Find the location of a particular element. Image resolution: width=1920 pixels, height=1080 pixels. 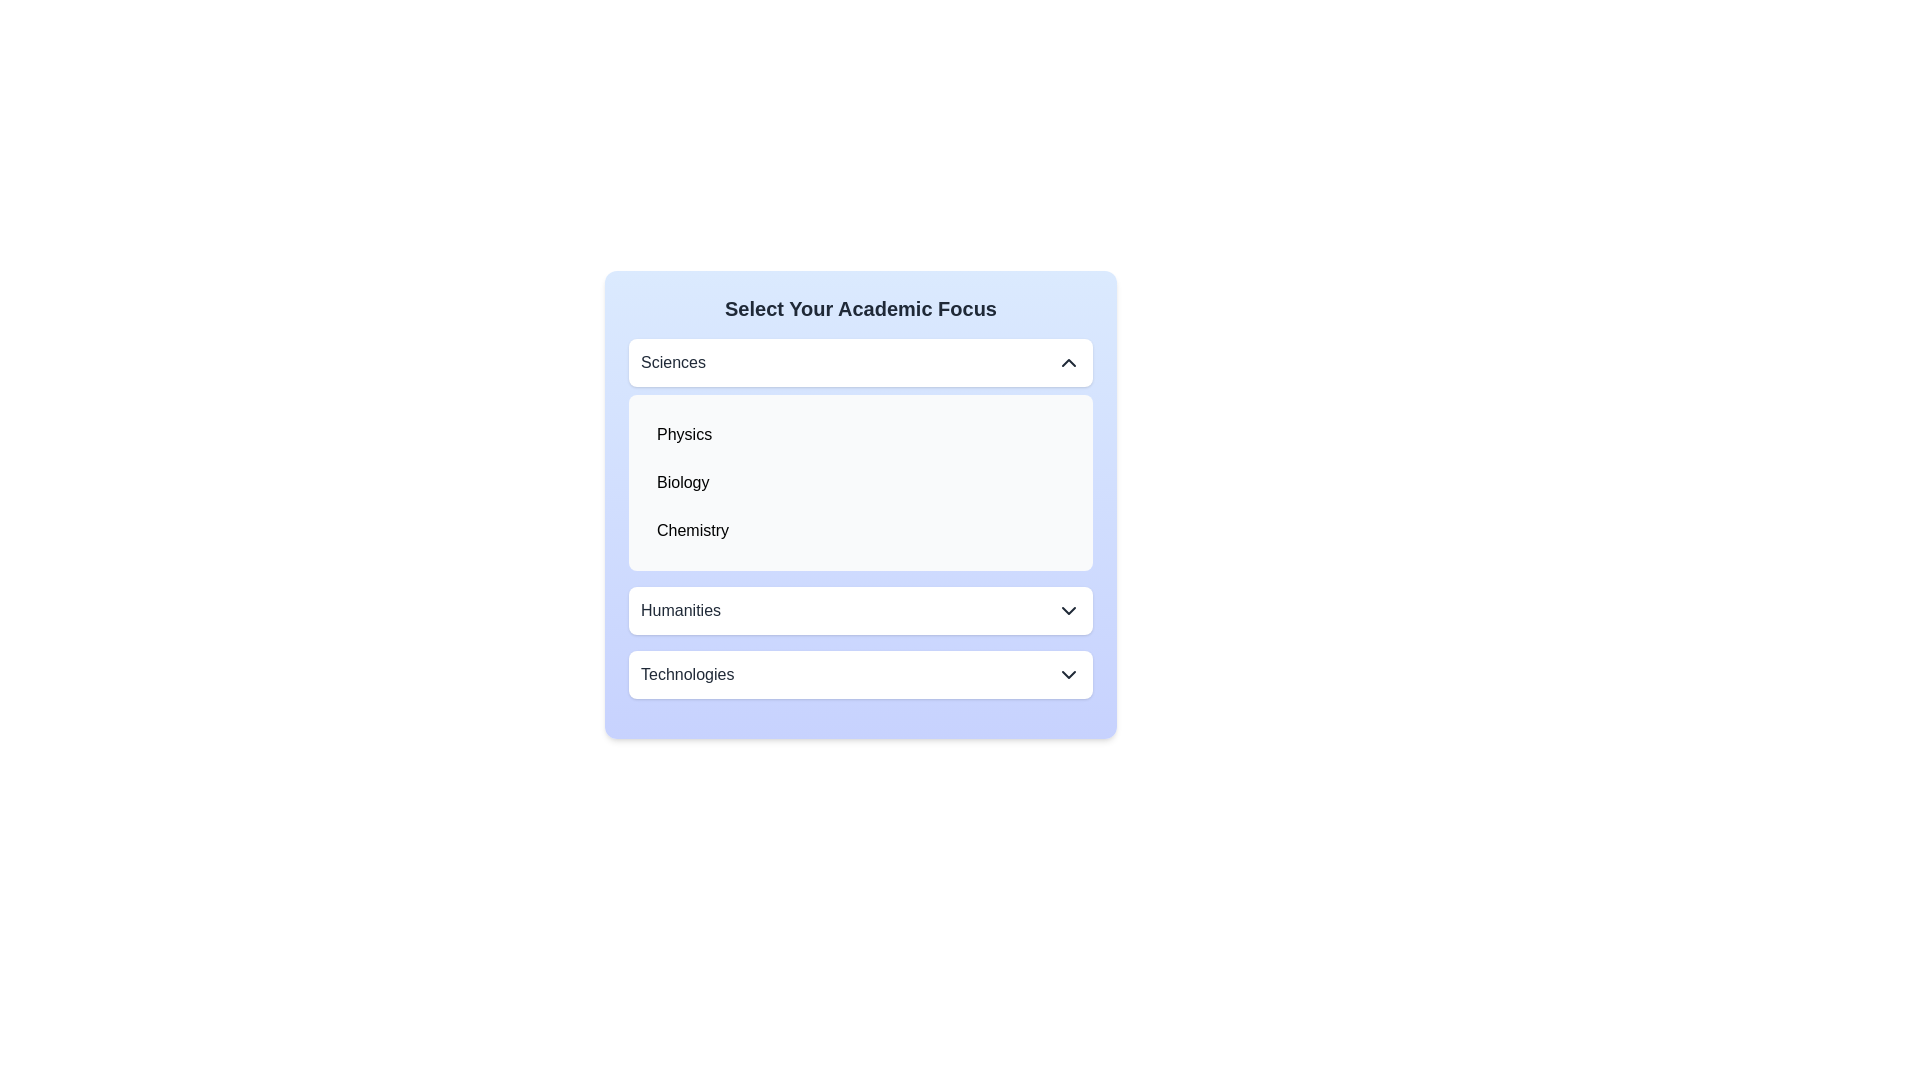

the 'Humanities' button with dropdown functionality is located at coordinates (860, 609).